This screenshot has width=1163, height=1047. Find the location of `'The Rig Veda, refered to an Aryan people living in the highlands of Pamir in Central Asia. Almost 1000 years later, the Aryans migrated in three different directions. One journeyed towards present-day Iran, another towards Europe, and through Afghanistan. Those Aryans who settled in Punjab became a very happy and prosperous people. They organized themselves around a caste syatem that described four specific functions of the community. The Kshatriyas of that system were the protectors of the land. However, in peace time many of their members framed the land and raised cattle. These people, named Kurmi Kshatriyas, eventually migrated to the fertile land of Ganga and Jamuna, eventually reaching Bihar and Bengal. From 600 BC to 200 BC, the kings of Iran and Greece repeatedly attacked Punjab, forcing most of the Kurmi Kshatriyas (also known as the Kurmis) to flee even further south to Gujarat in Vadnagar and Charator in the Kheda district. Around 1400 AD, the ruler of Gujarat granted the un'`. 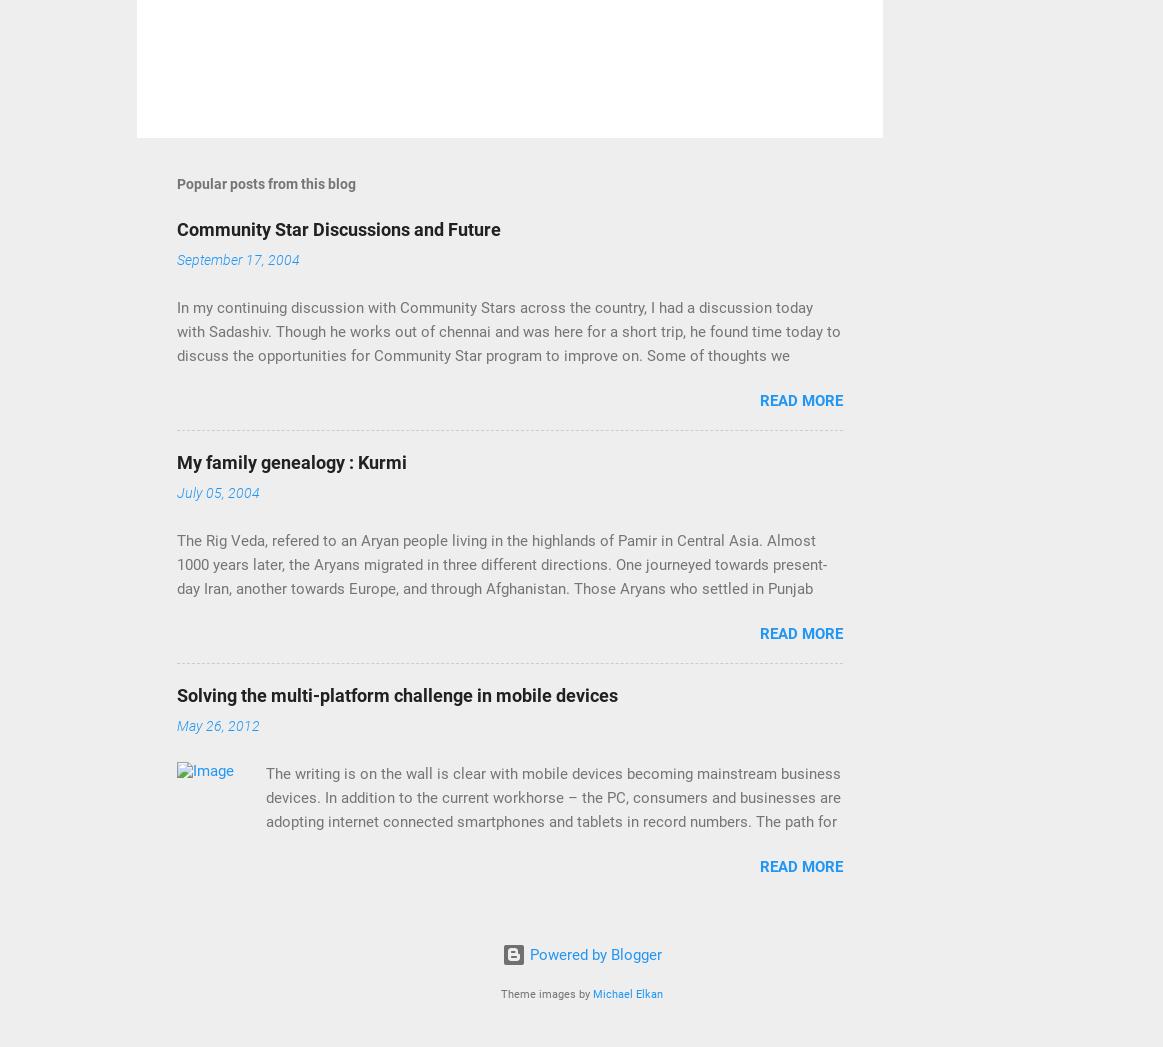

'The Rig Veda, refered to an Aryan people living in the highlands of Pamir in Central Asia. Almost 1000 years later, the Aryans migrated in three different directions. One journeyed towards present-day Iran, another towards Europe, and through Afghanistan. Those Aryans who settled in Punjab became a very happy and prosperous people. They organized themselves around a caste syatem that described four specific functions of the community. The Kshatriyas of that system were the protectors of the land. However, in peace time many of their members framed the land and raised cattle. These people, named Kurmi Kshatriyas, eventually migrated to the fertile land of Ganga and Jamuna, eventually reaching Bihar and Bengal. From 600 BC to 200 BC, the kings of Iran and Greece repeatedly attacked Punjab, forcing most of the Kurmi Kshatriyas (also known as the Kurmis) to flee even further south to Gujarat in Vadnagar and Charator in the Kheda district. Around 1400 AD, the ruler of Gujarat granted the un' is located at coordinates (505, 660).